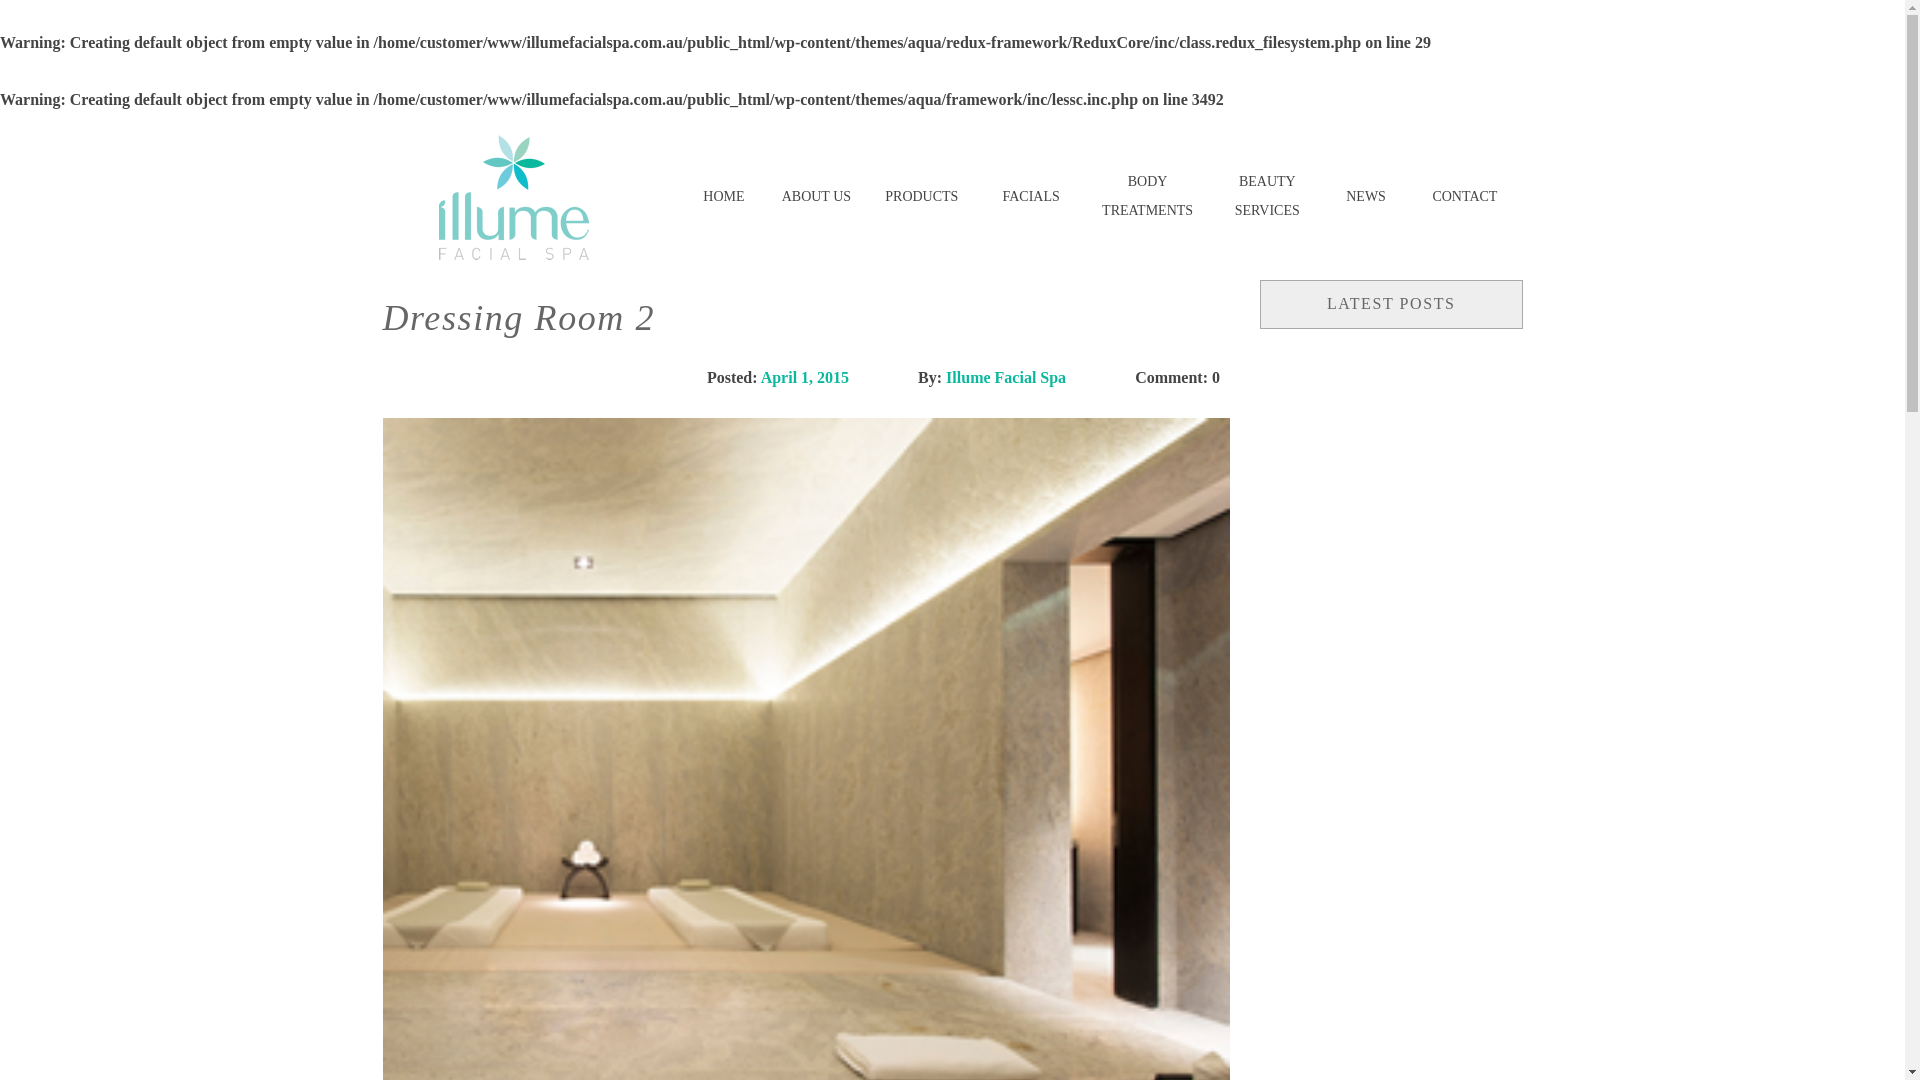  What do you see at coordinates (1464, 197) in the screenshot?
I see `'CONTACT'` at bounding box center [1464, 197].